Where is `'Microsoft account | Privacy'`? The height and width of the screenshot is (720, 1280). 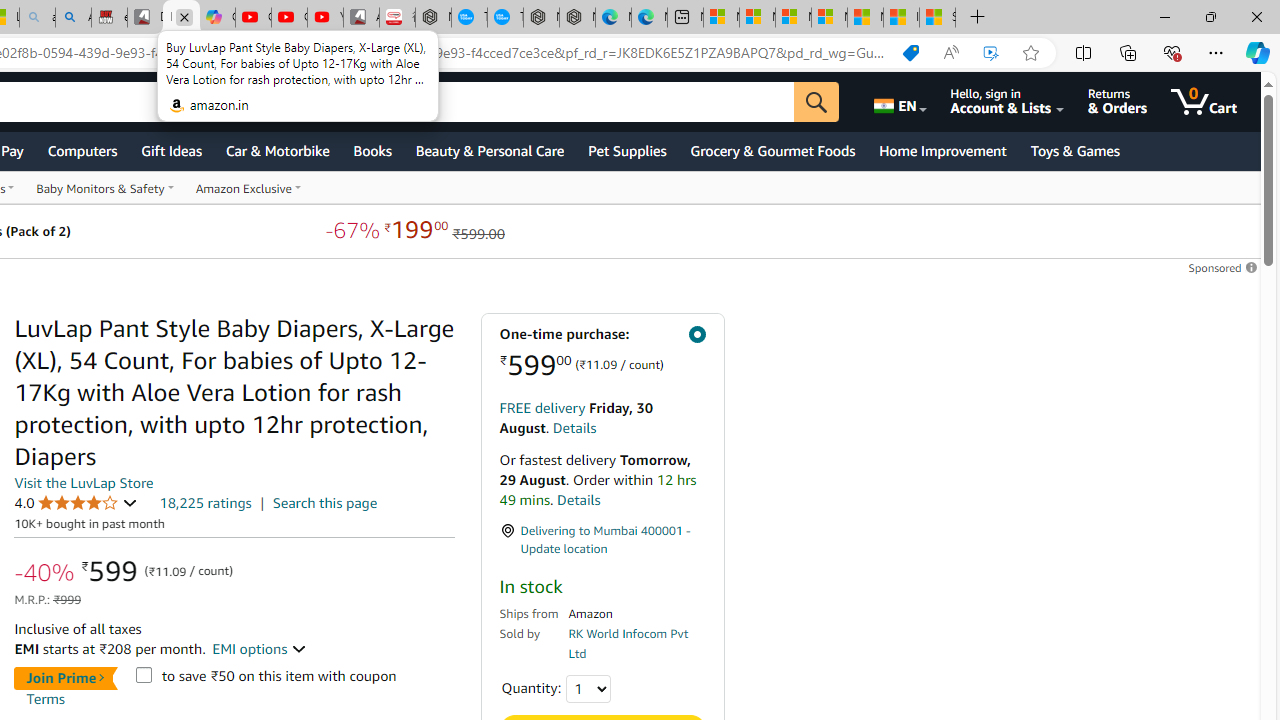 'Microsoft account | Privacy' is located at coordinates (829, 17).